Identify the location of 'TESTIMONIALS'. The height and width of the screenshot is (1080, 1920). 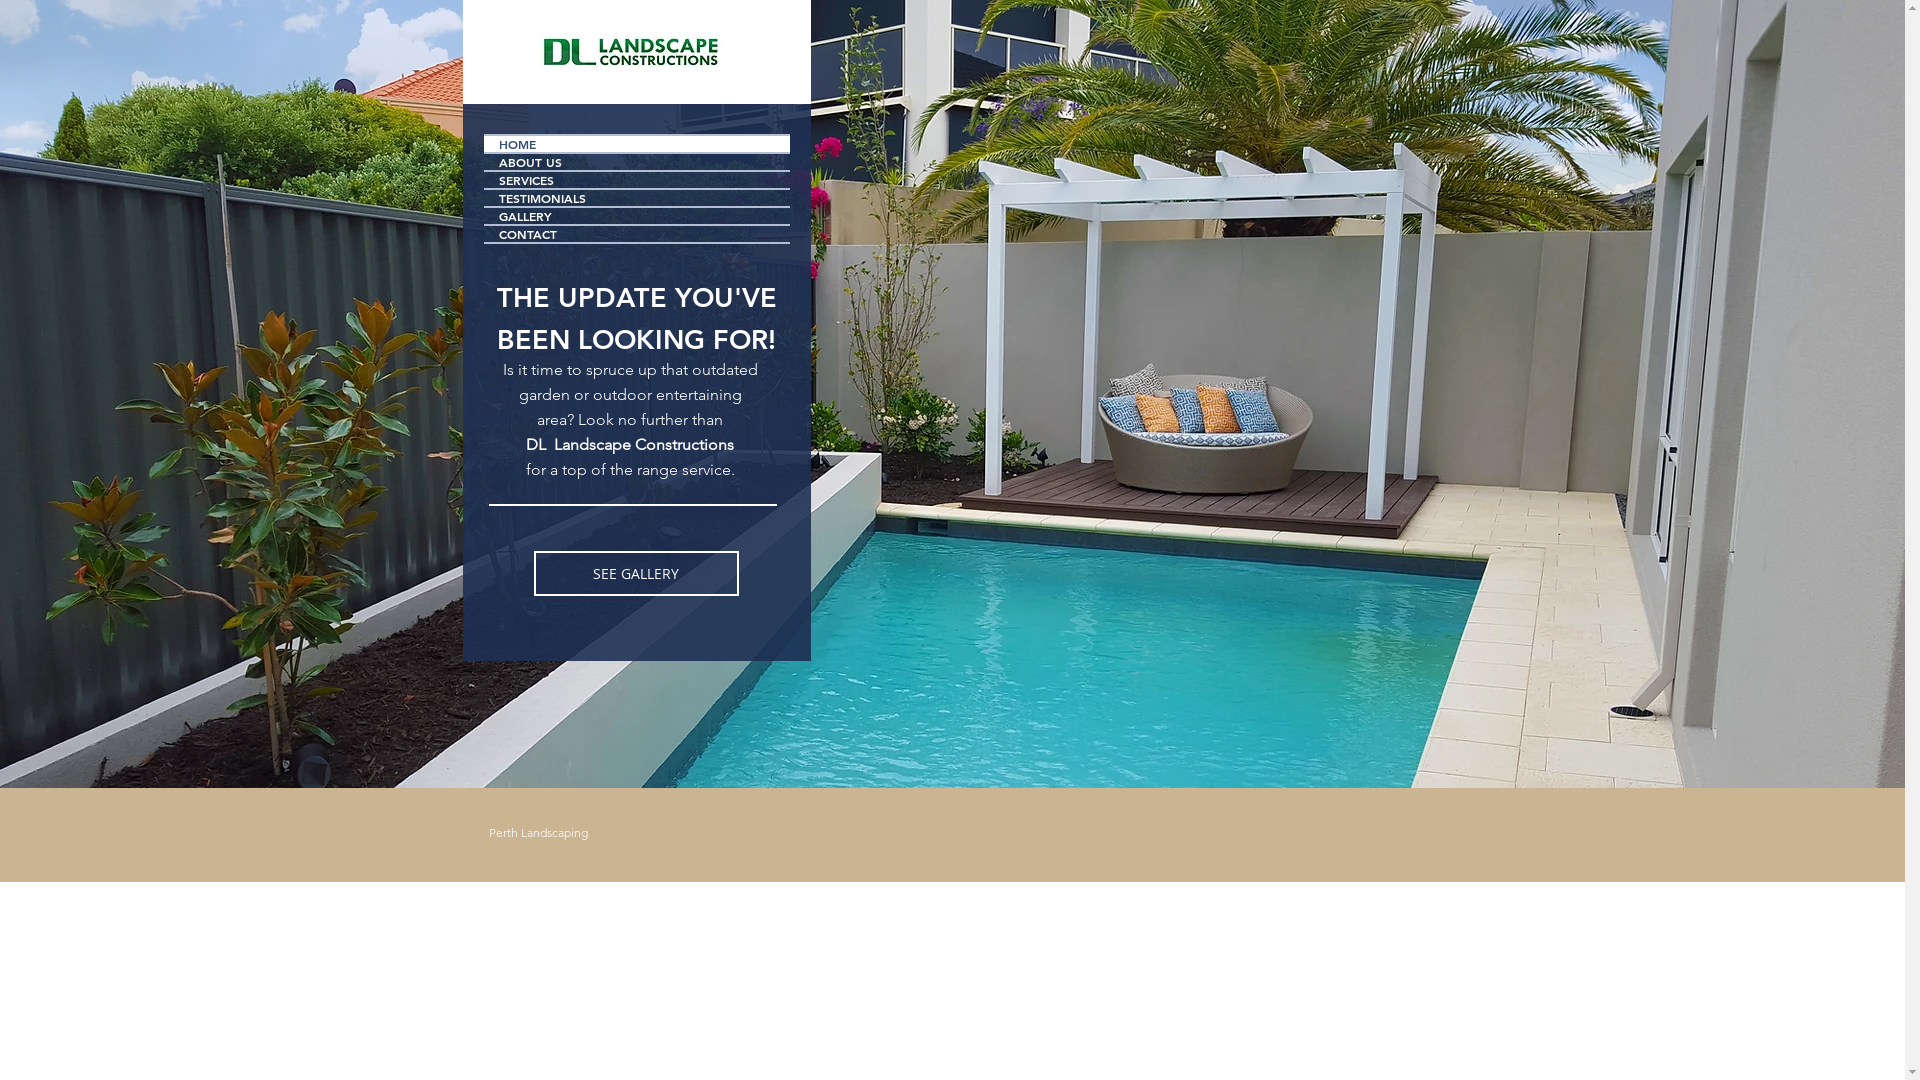
(636, 197).